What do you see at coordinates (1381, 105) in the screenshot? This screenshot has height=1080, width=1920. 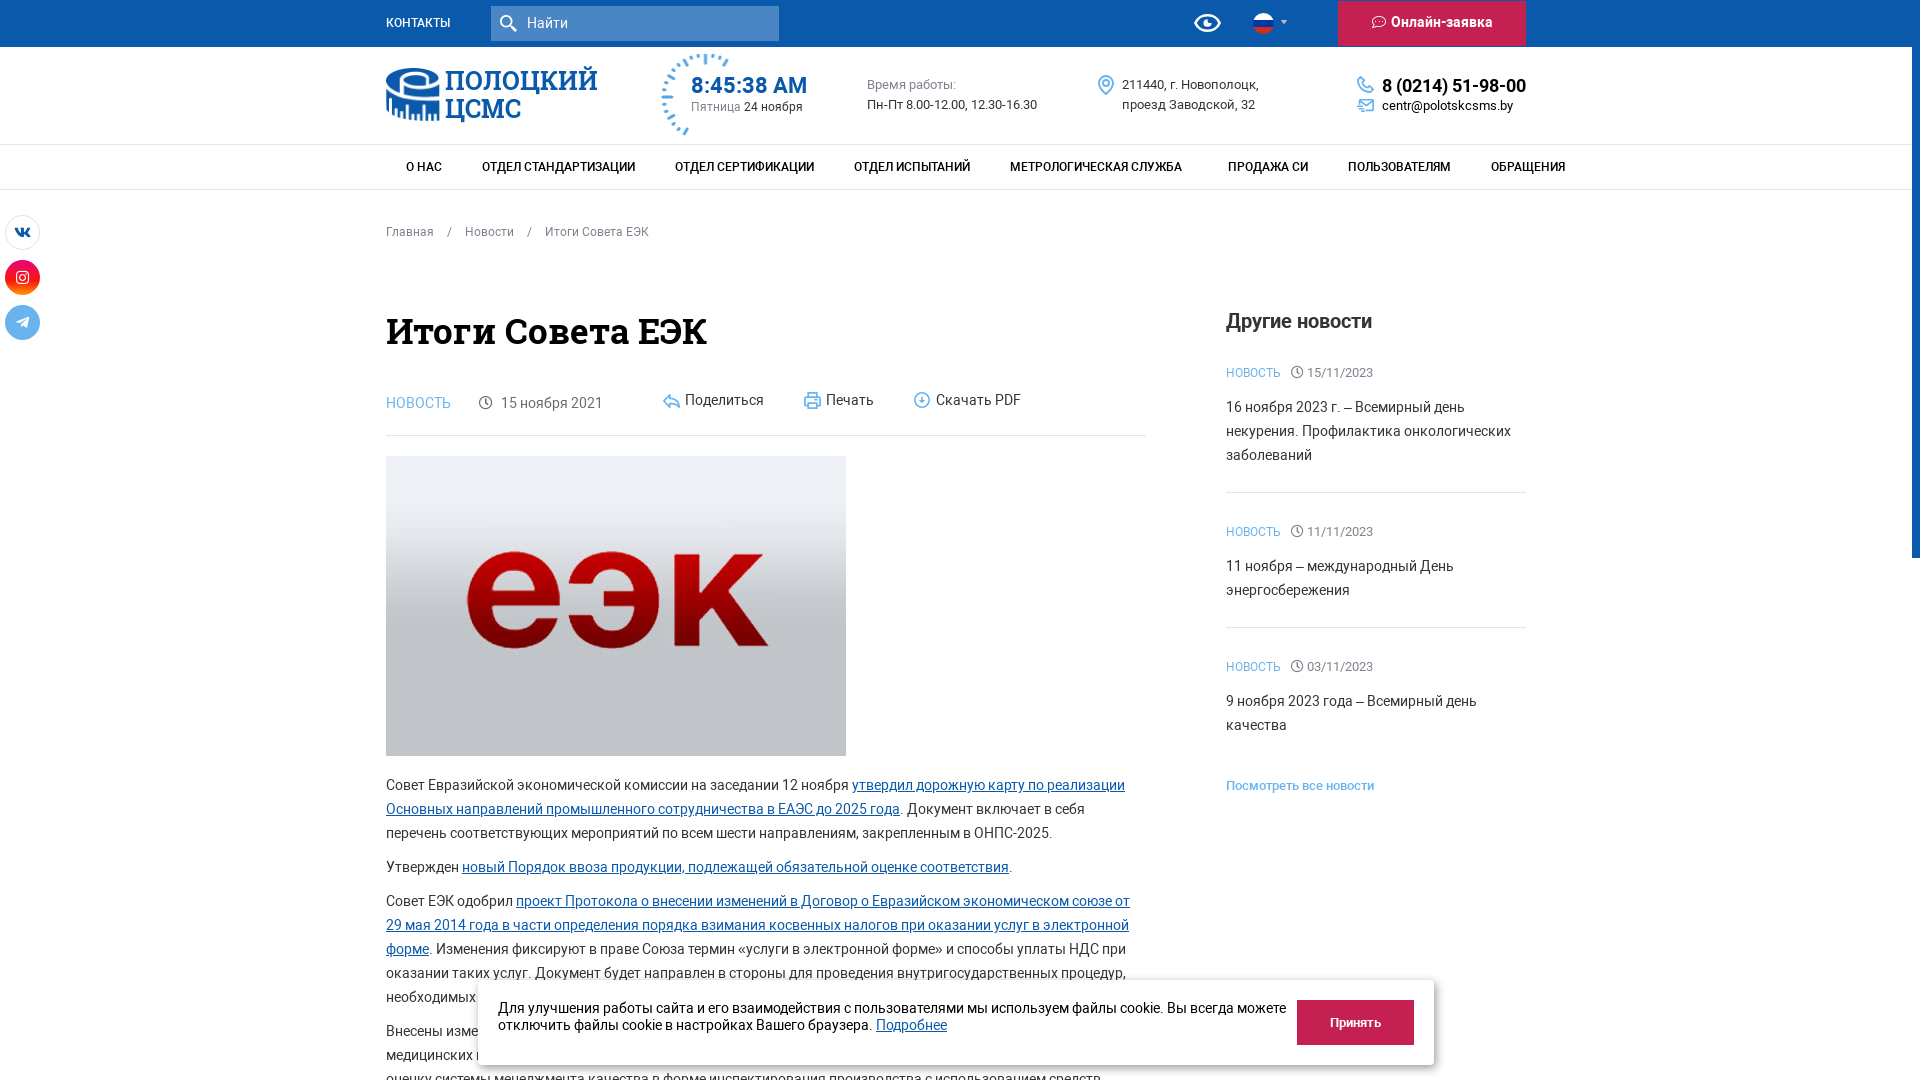 I see `'centr@polotskcsms.by'` at bounding box center [1381, 105].